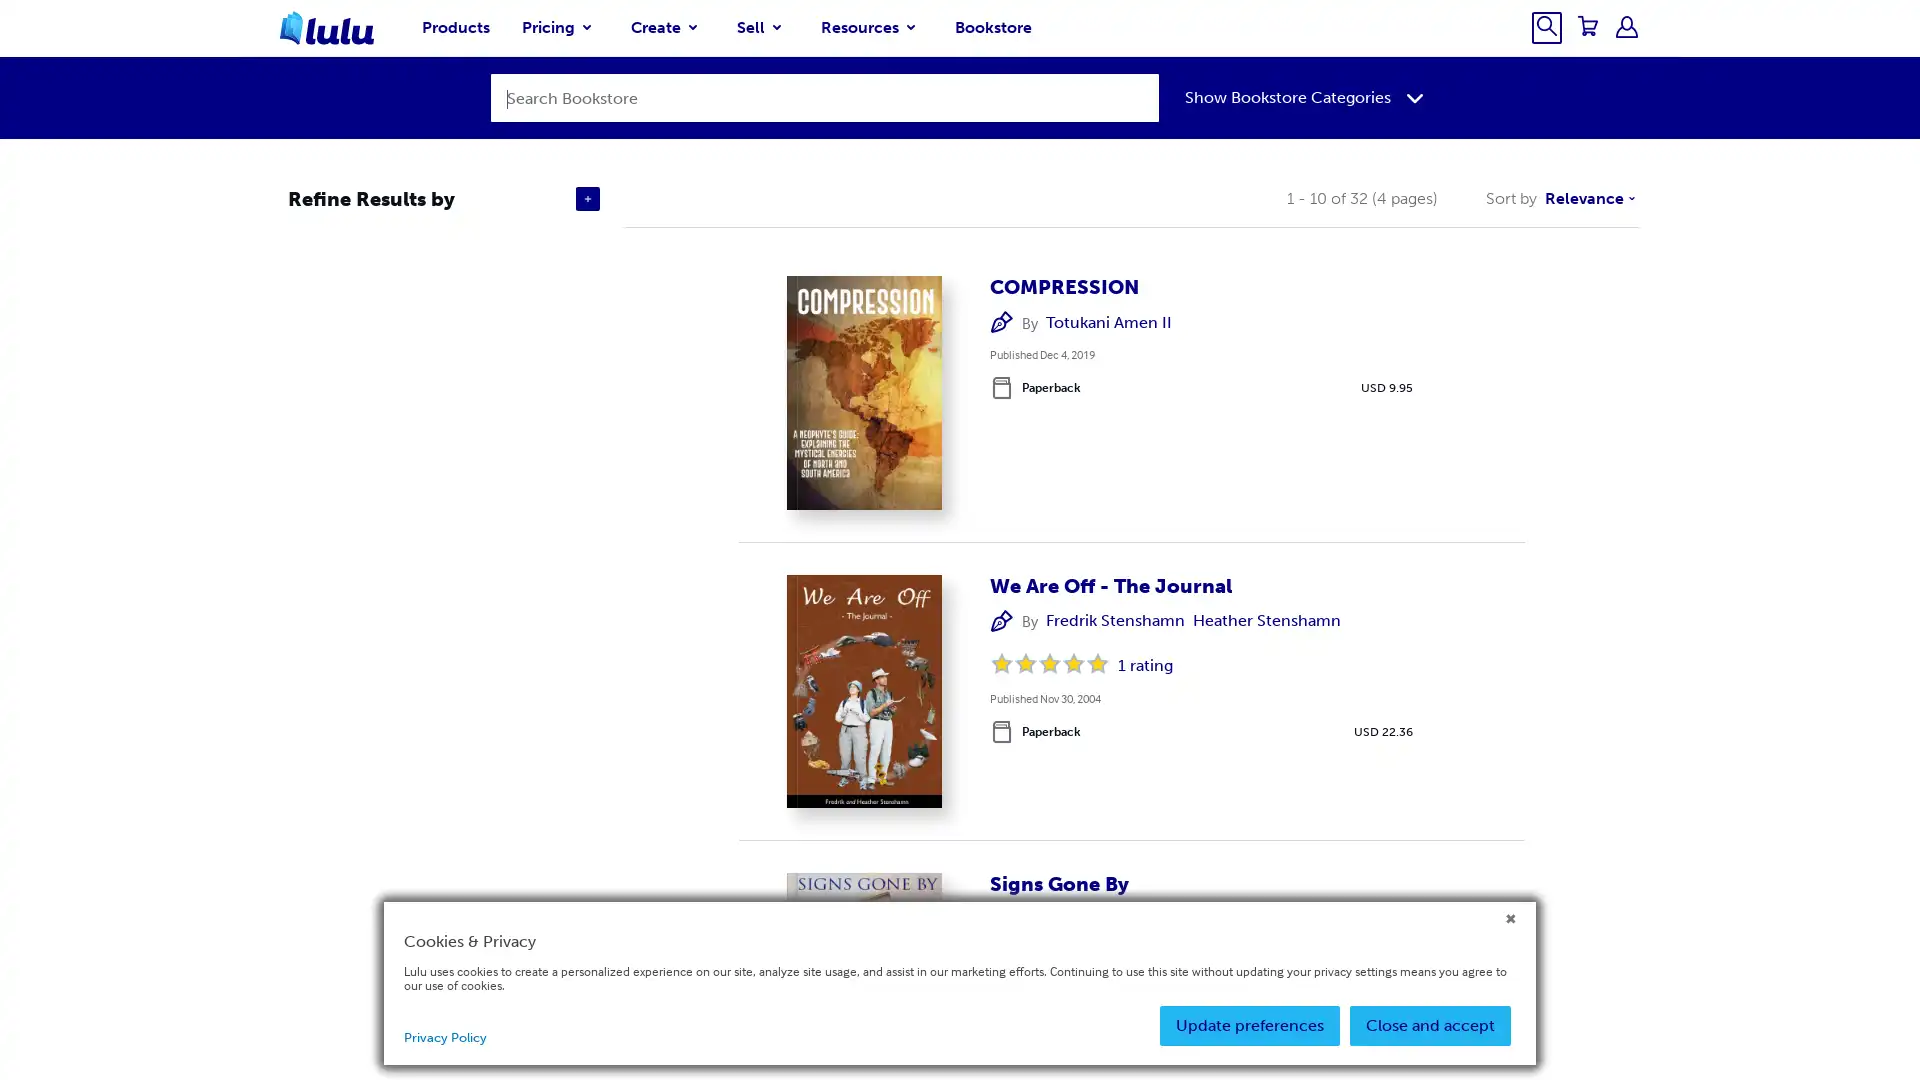 The height and width of the screenshot is (1080, 1920). What do you see at coordinates (1073, 663) in the screenshot?
I see `Choose 4 stars` at bounding box center [1073, 663].